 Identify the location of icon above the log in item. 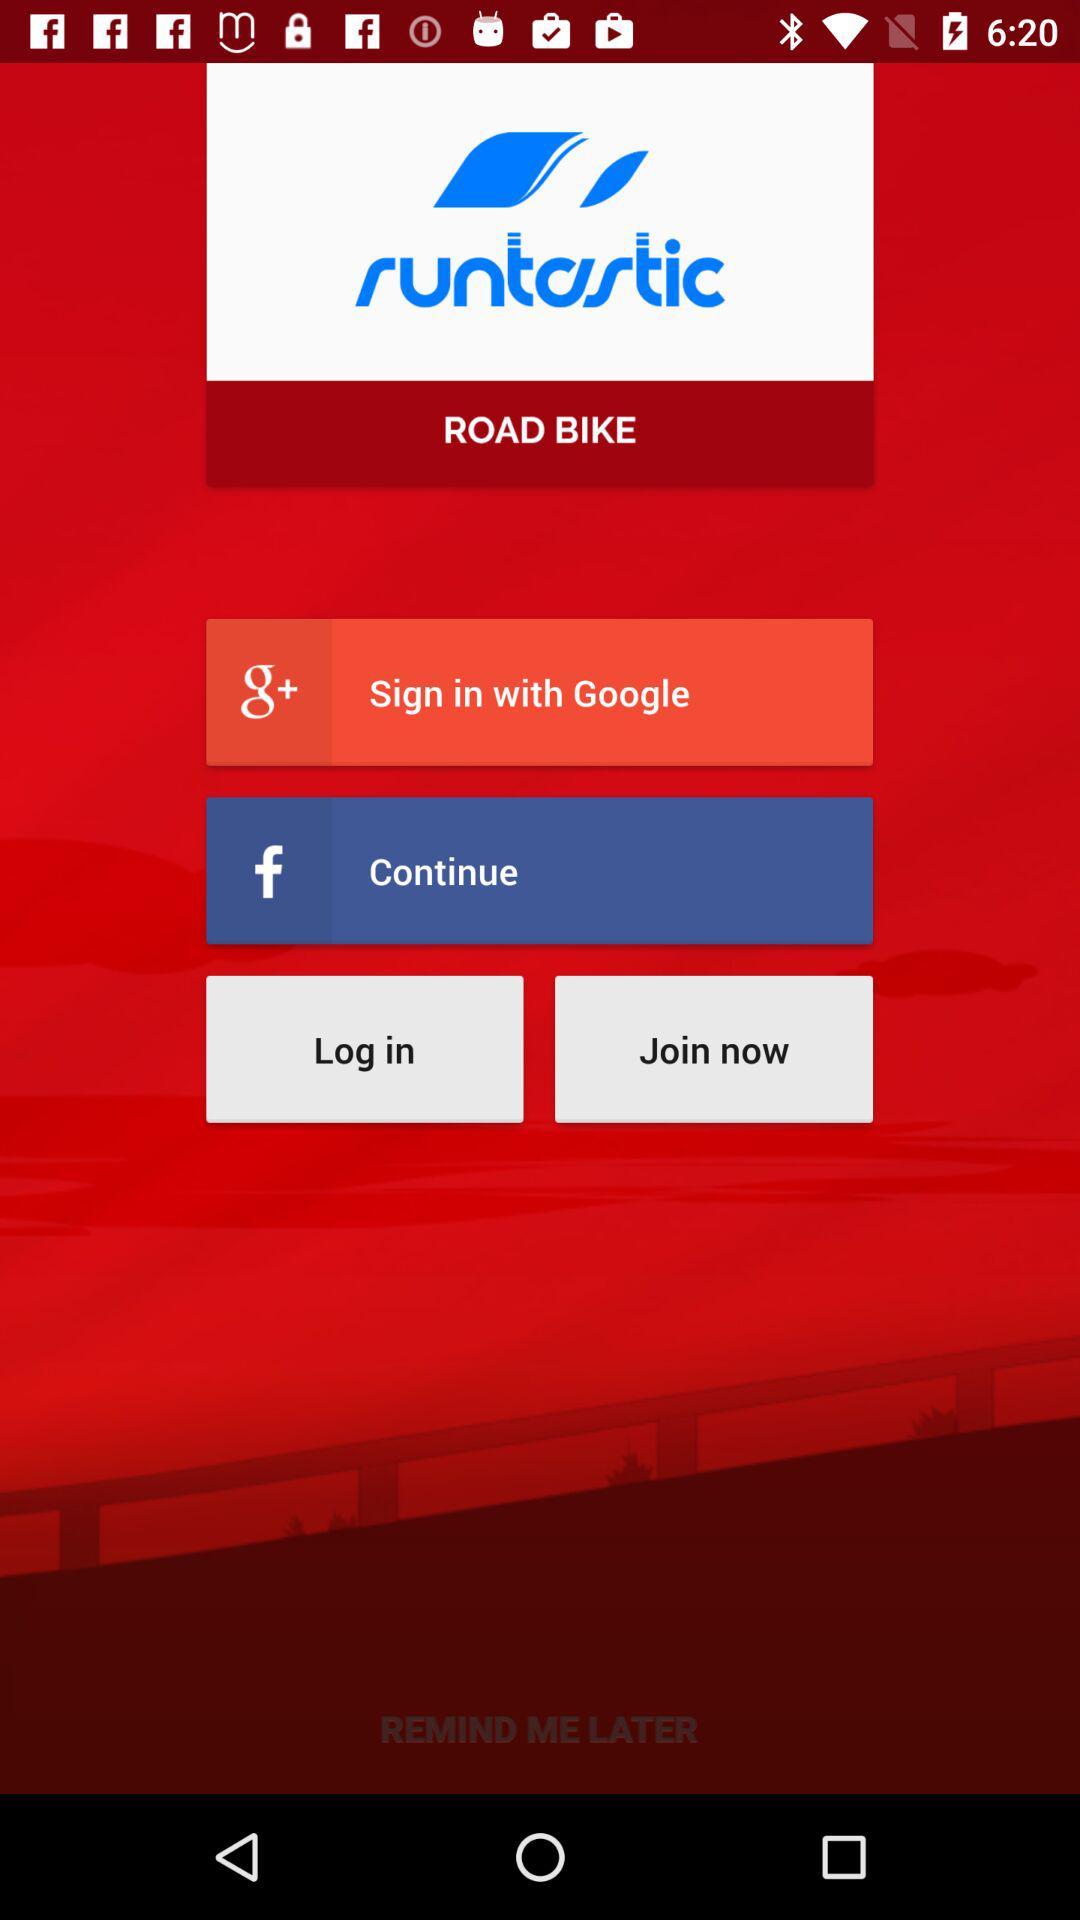
(538, 870).